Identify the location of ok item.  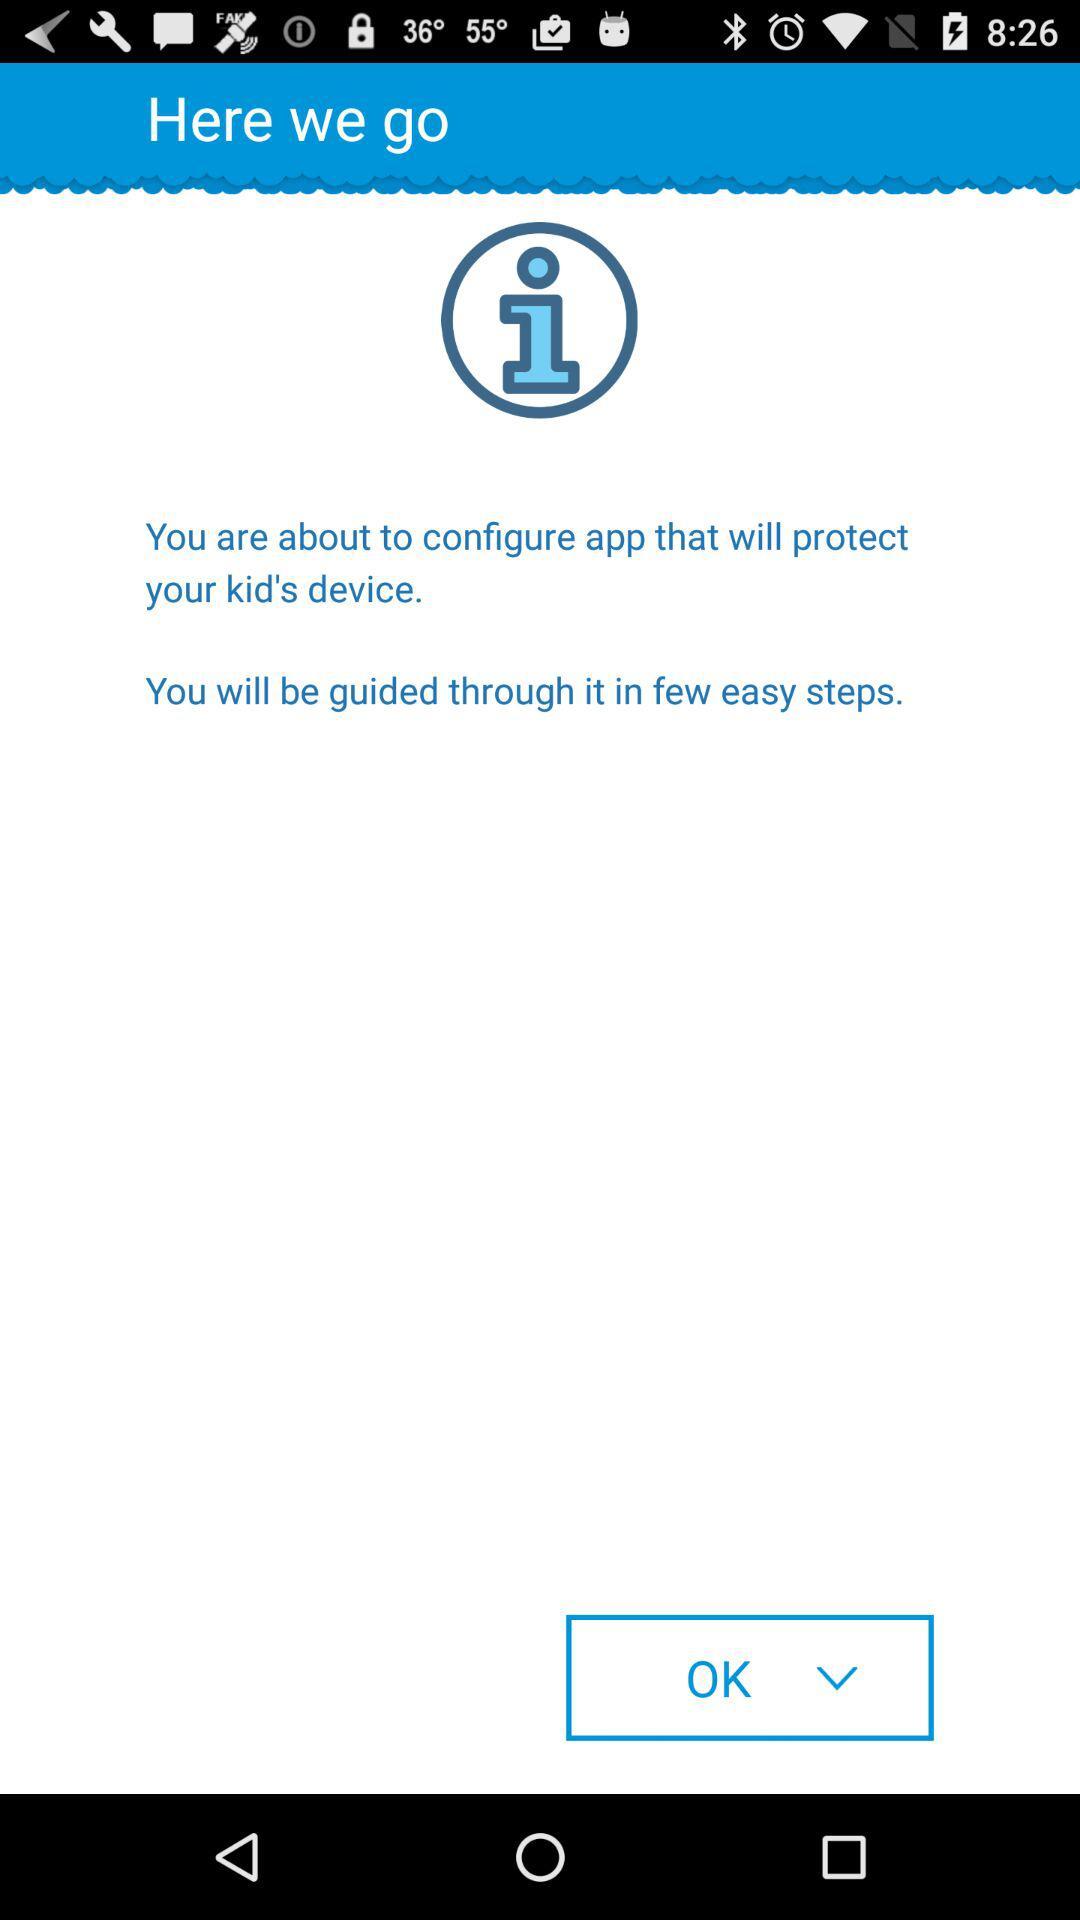
(749, 1677).